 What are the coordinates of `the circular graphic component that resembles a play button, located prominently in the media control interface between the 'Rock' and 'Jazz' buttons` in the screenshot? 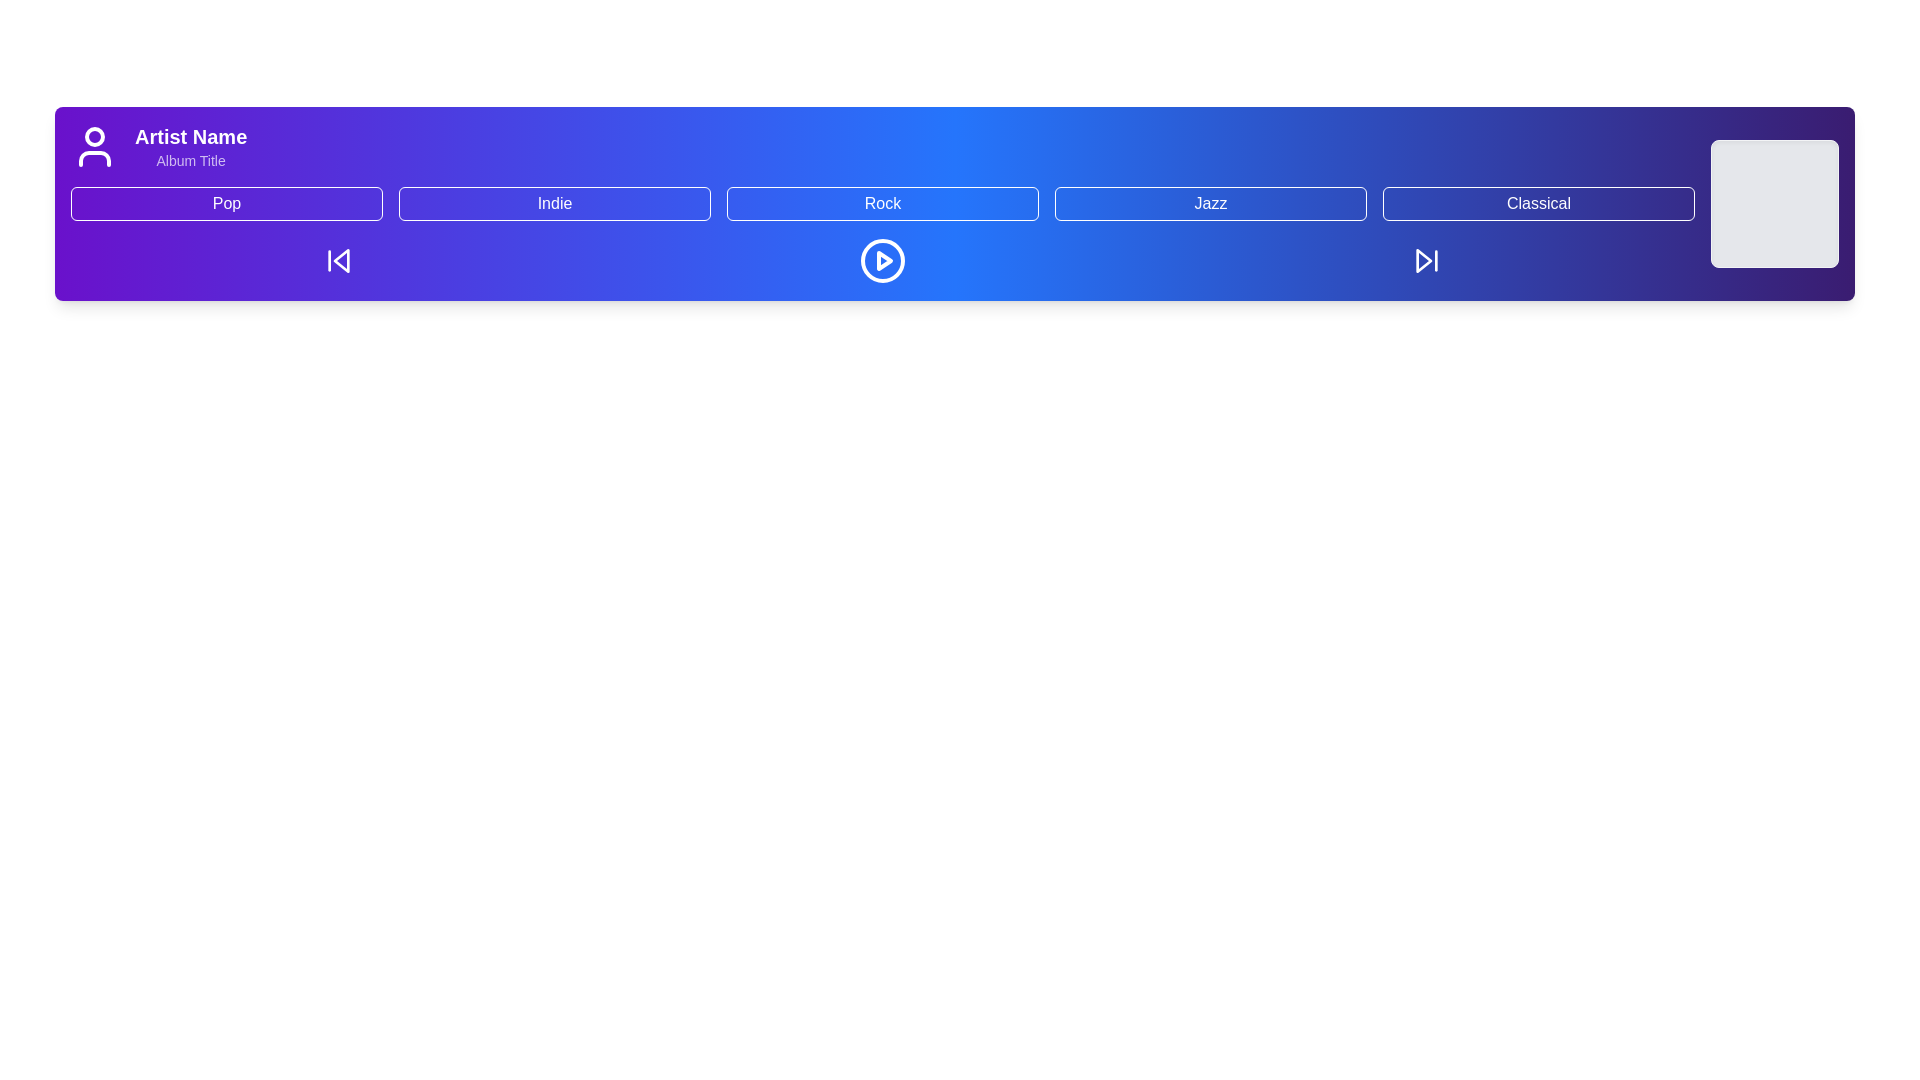 It's located at (882, 260).